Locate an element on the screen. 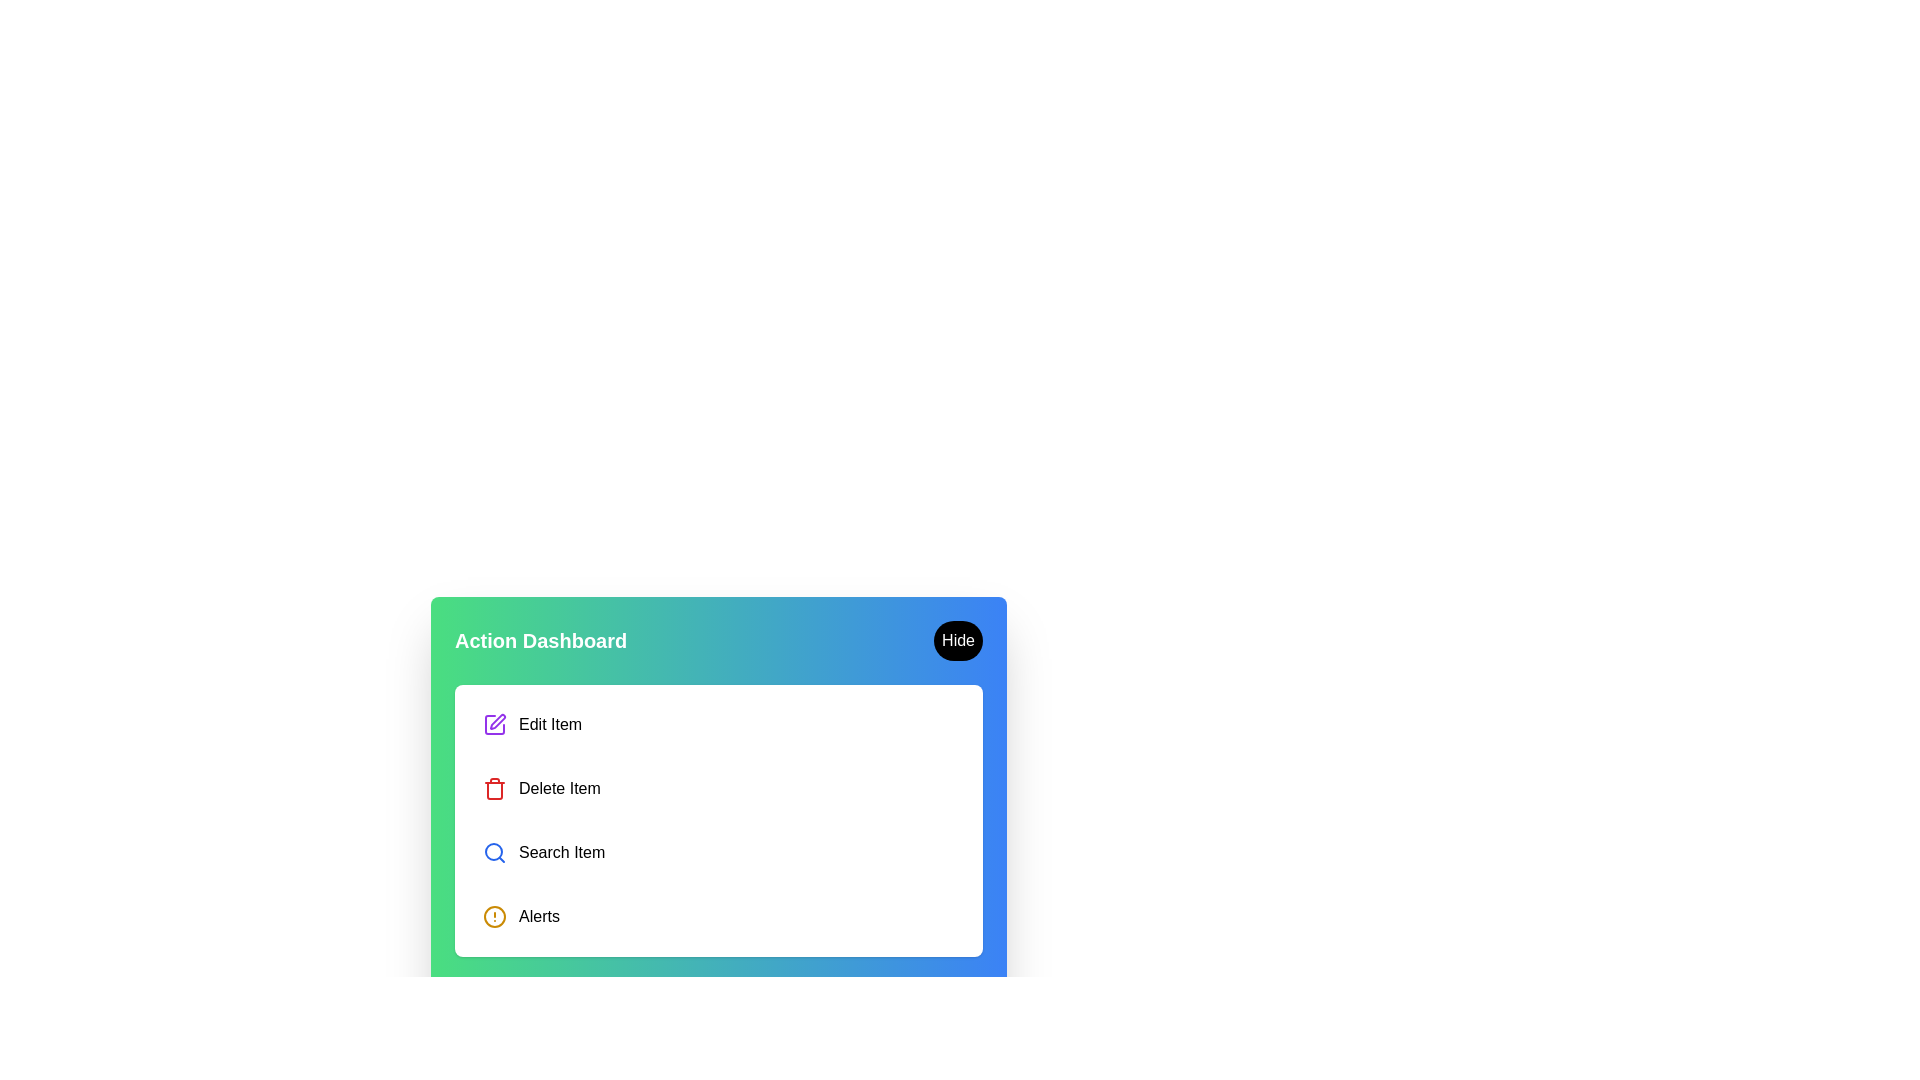 Image resolution: width=1920 pixels, height=1080 pixels. the button in the top-right corner of the 'Action Dashboard' to hide the dashboard panel is located at coordinates (957, 640).